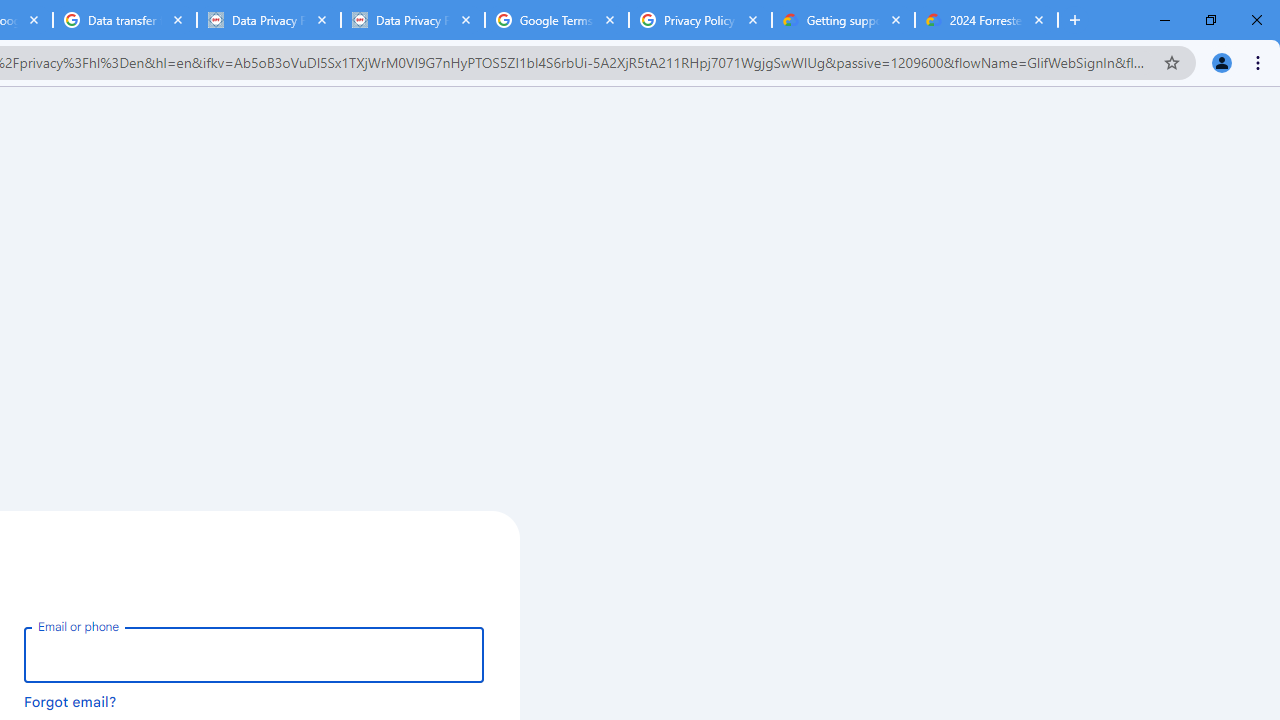  Describe the element at coordinates (70, 700) in the screenshot. I see `'Forgot email?'` at that location.